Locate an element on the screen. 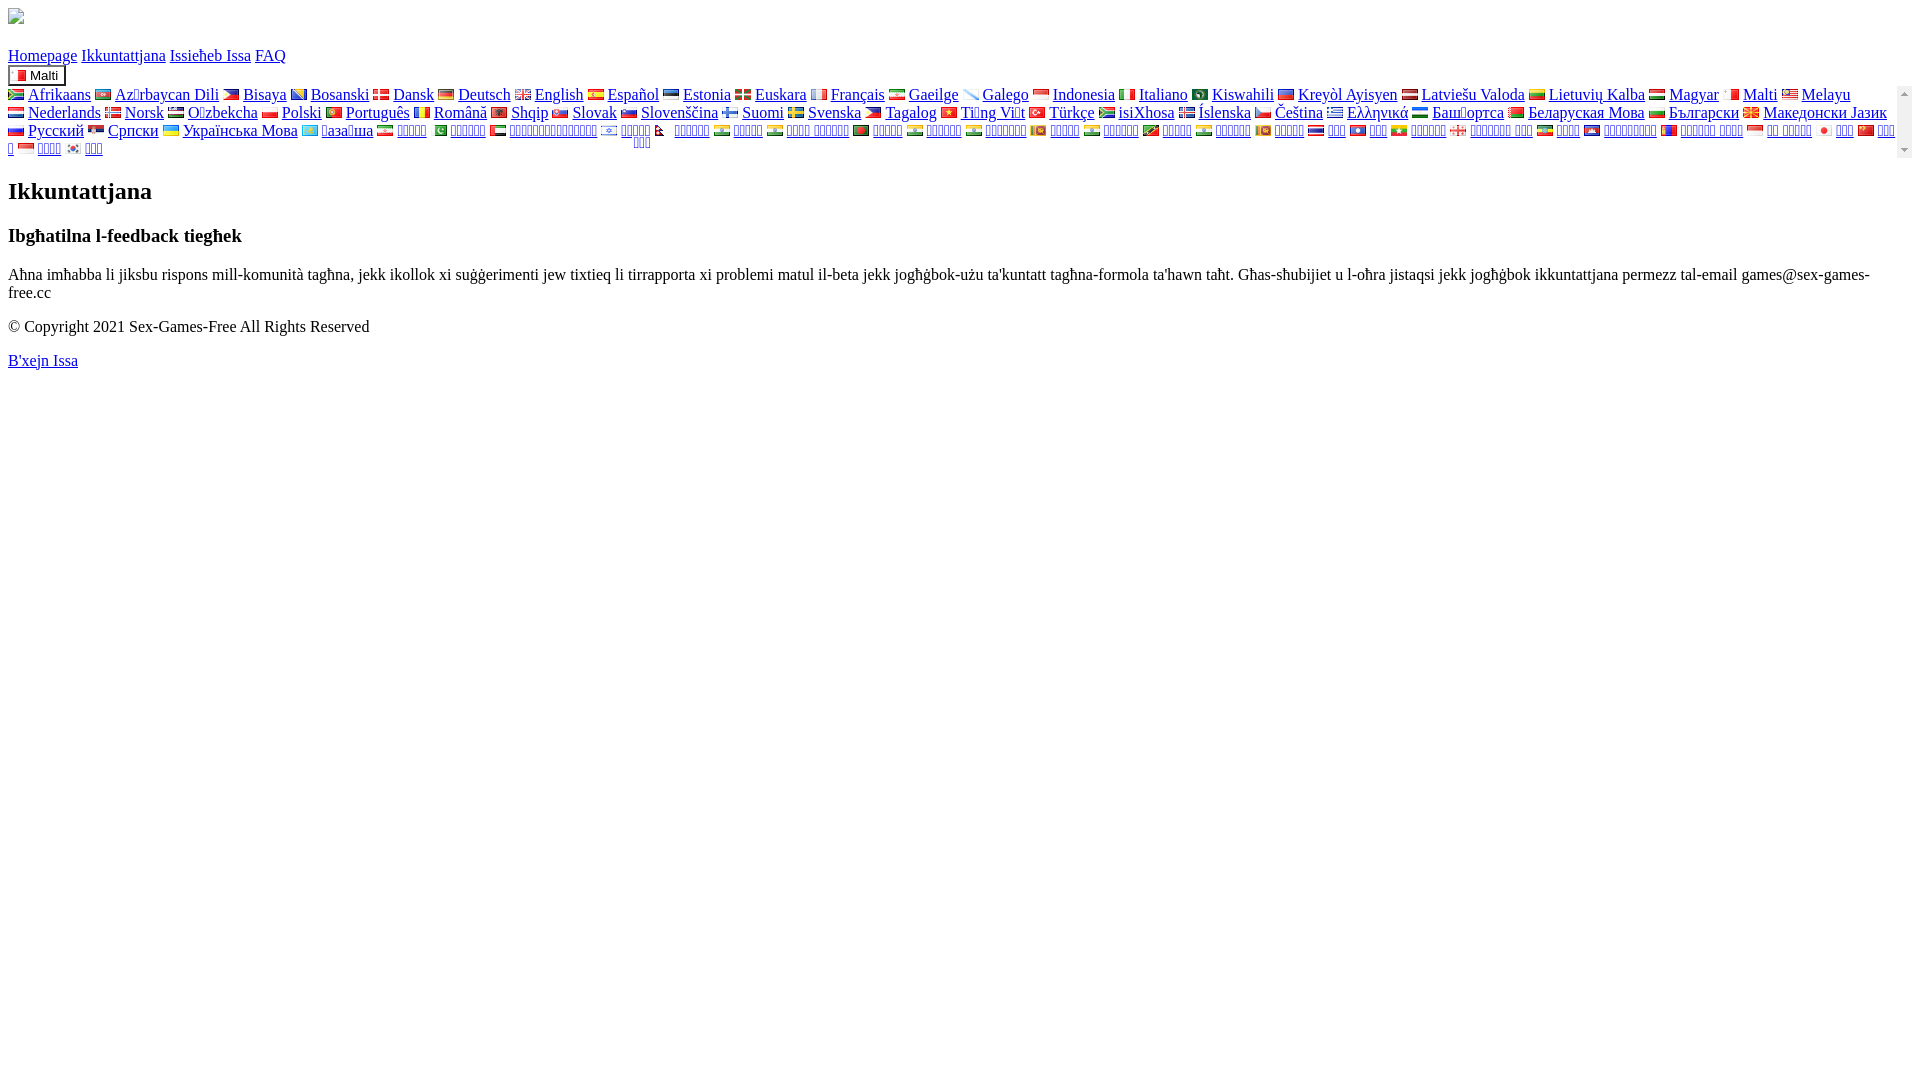 This screenshot has width=1920, height=1080. 'Kiswahili' is located at coordinates (1232, 94).